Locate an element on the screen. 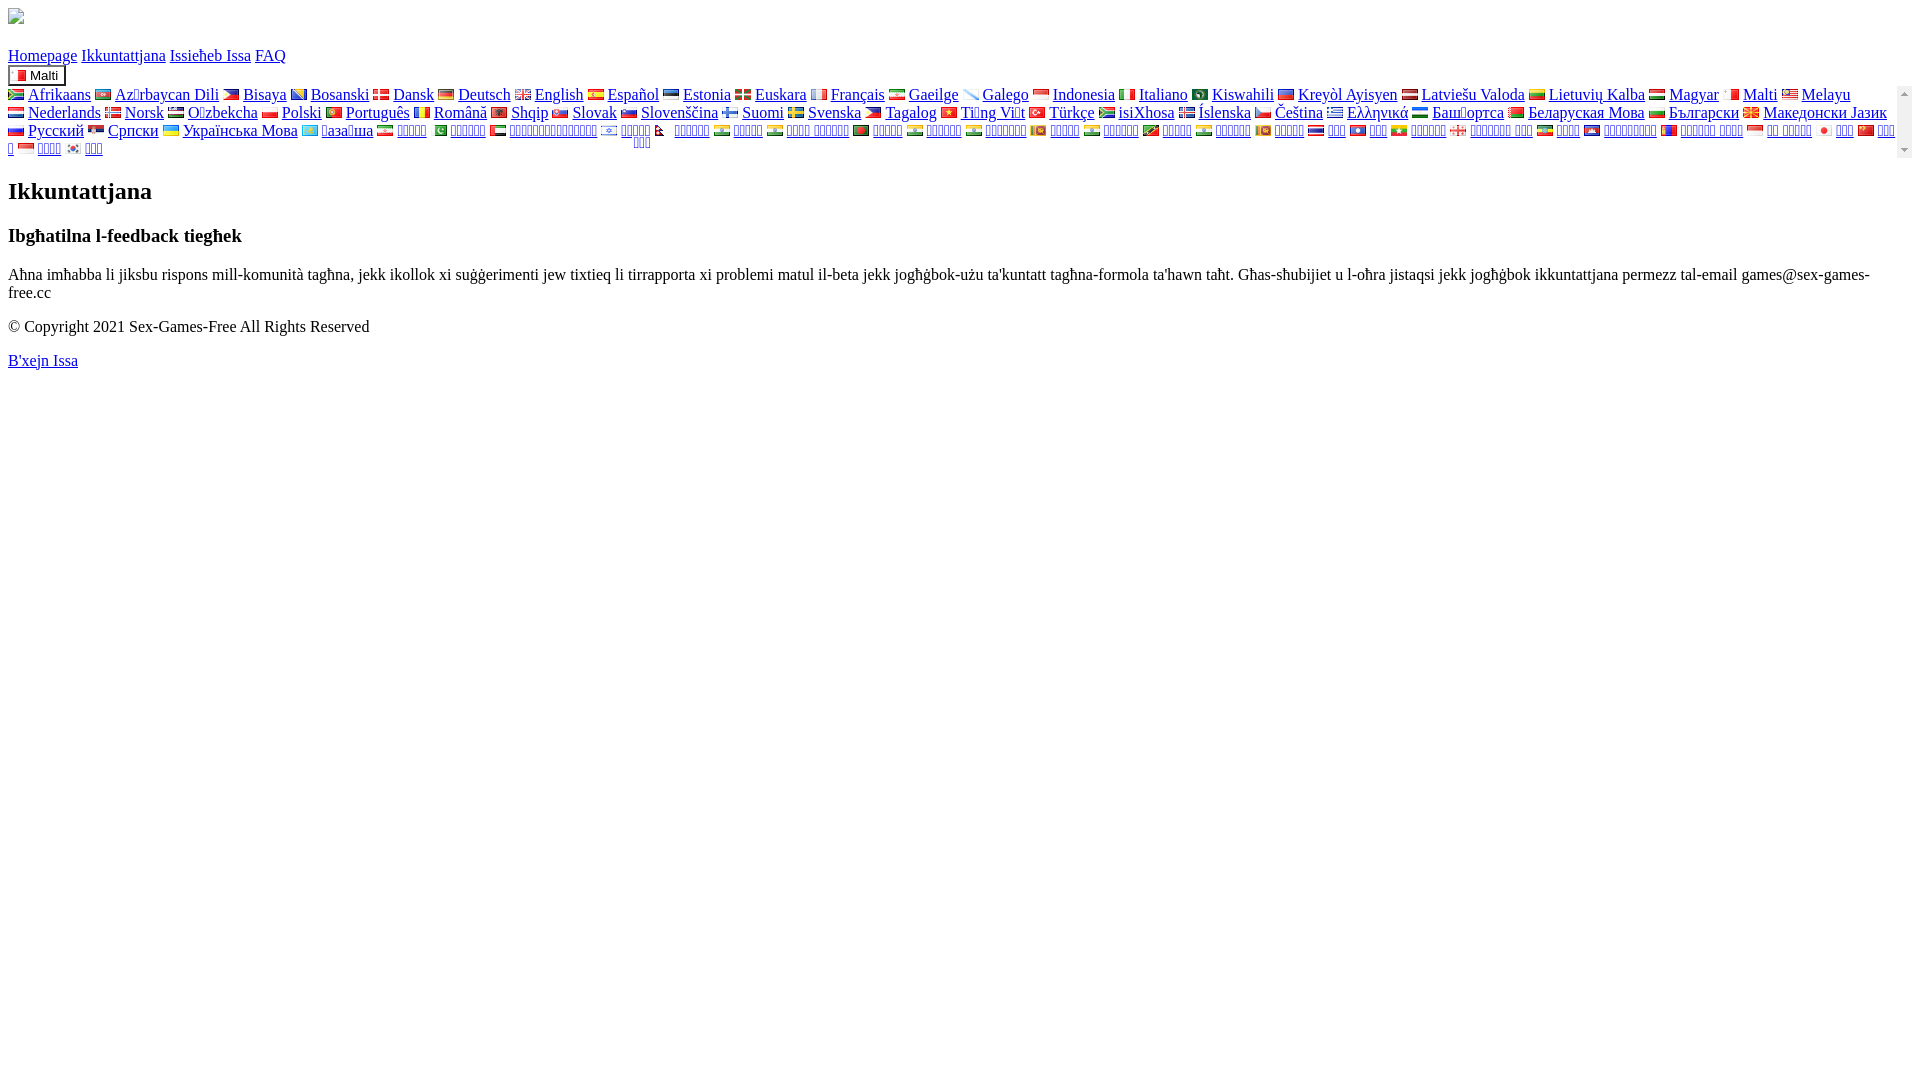 This screenshot has width=1920, height=1080. 'Kiswahili' is located at coordinates (1232, 94).